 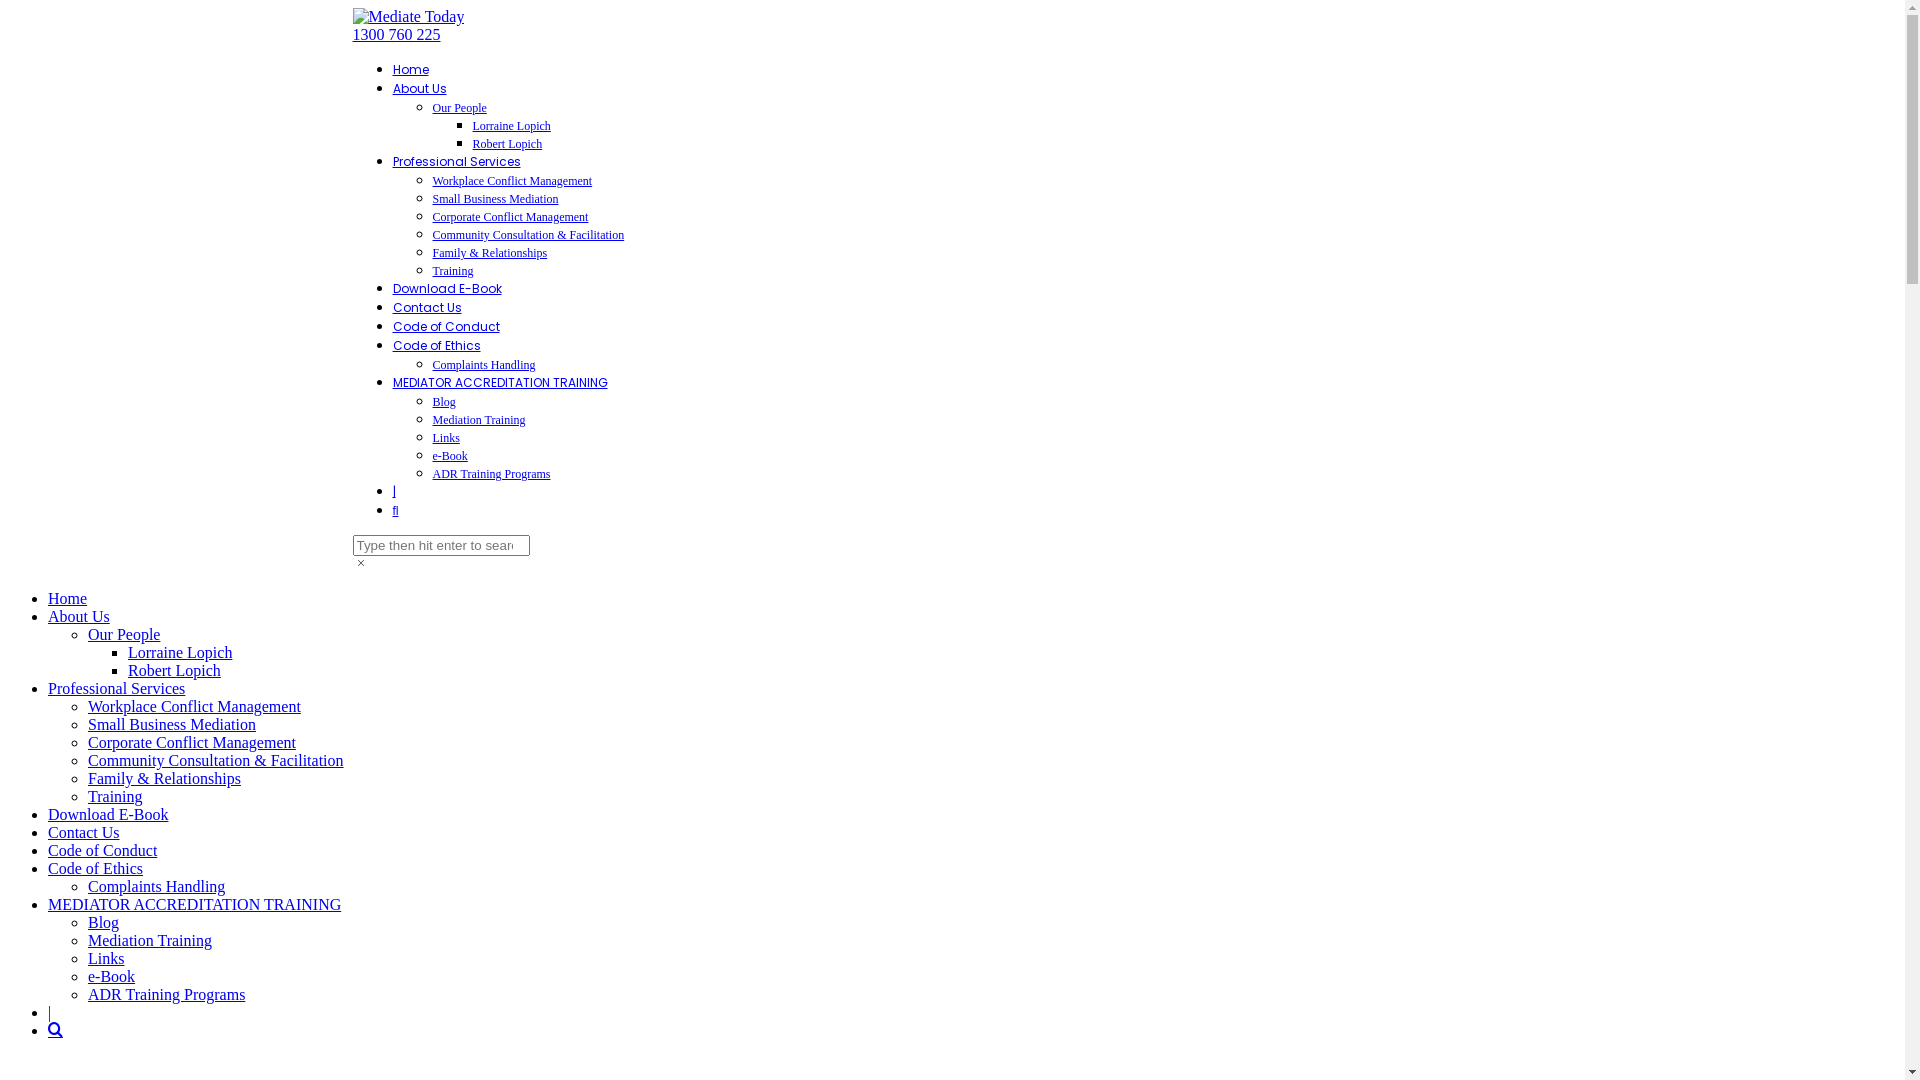 I want to click on 'Professional Services', so click(x=455, y=160).